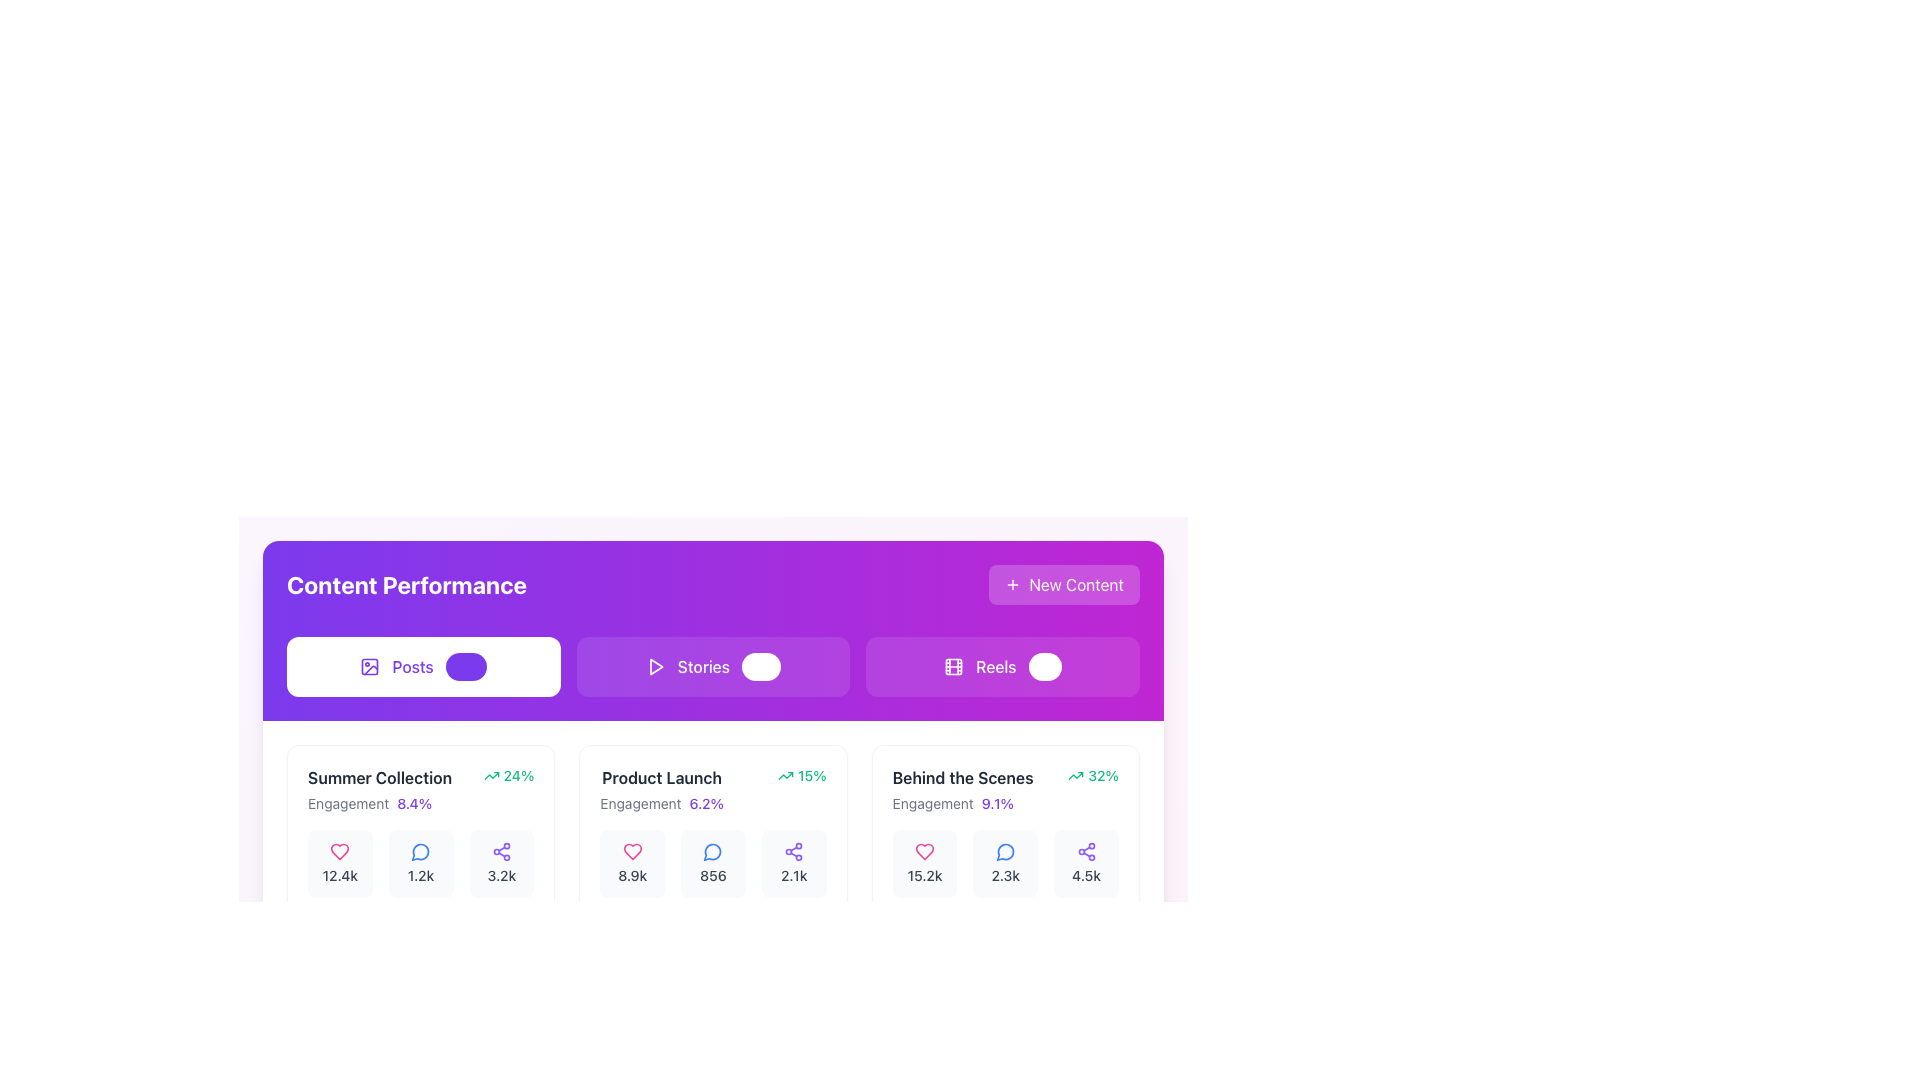  I want to click on the toggle switch on the 'Stories' button, which has a purple gradient background and a play symbol icon, so click(713, 667).